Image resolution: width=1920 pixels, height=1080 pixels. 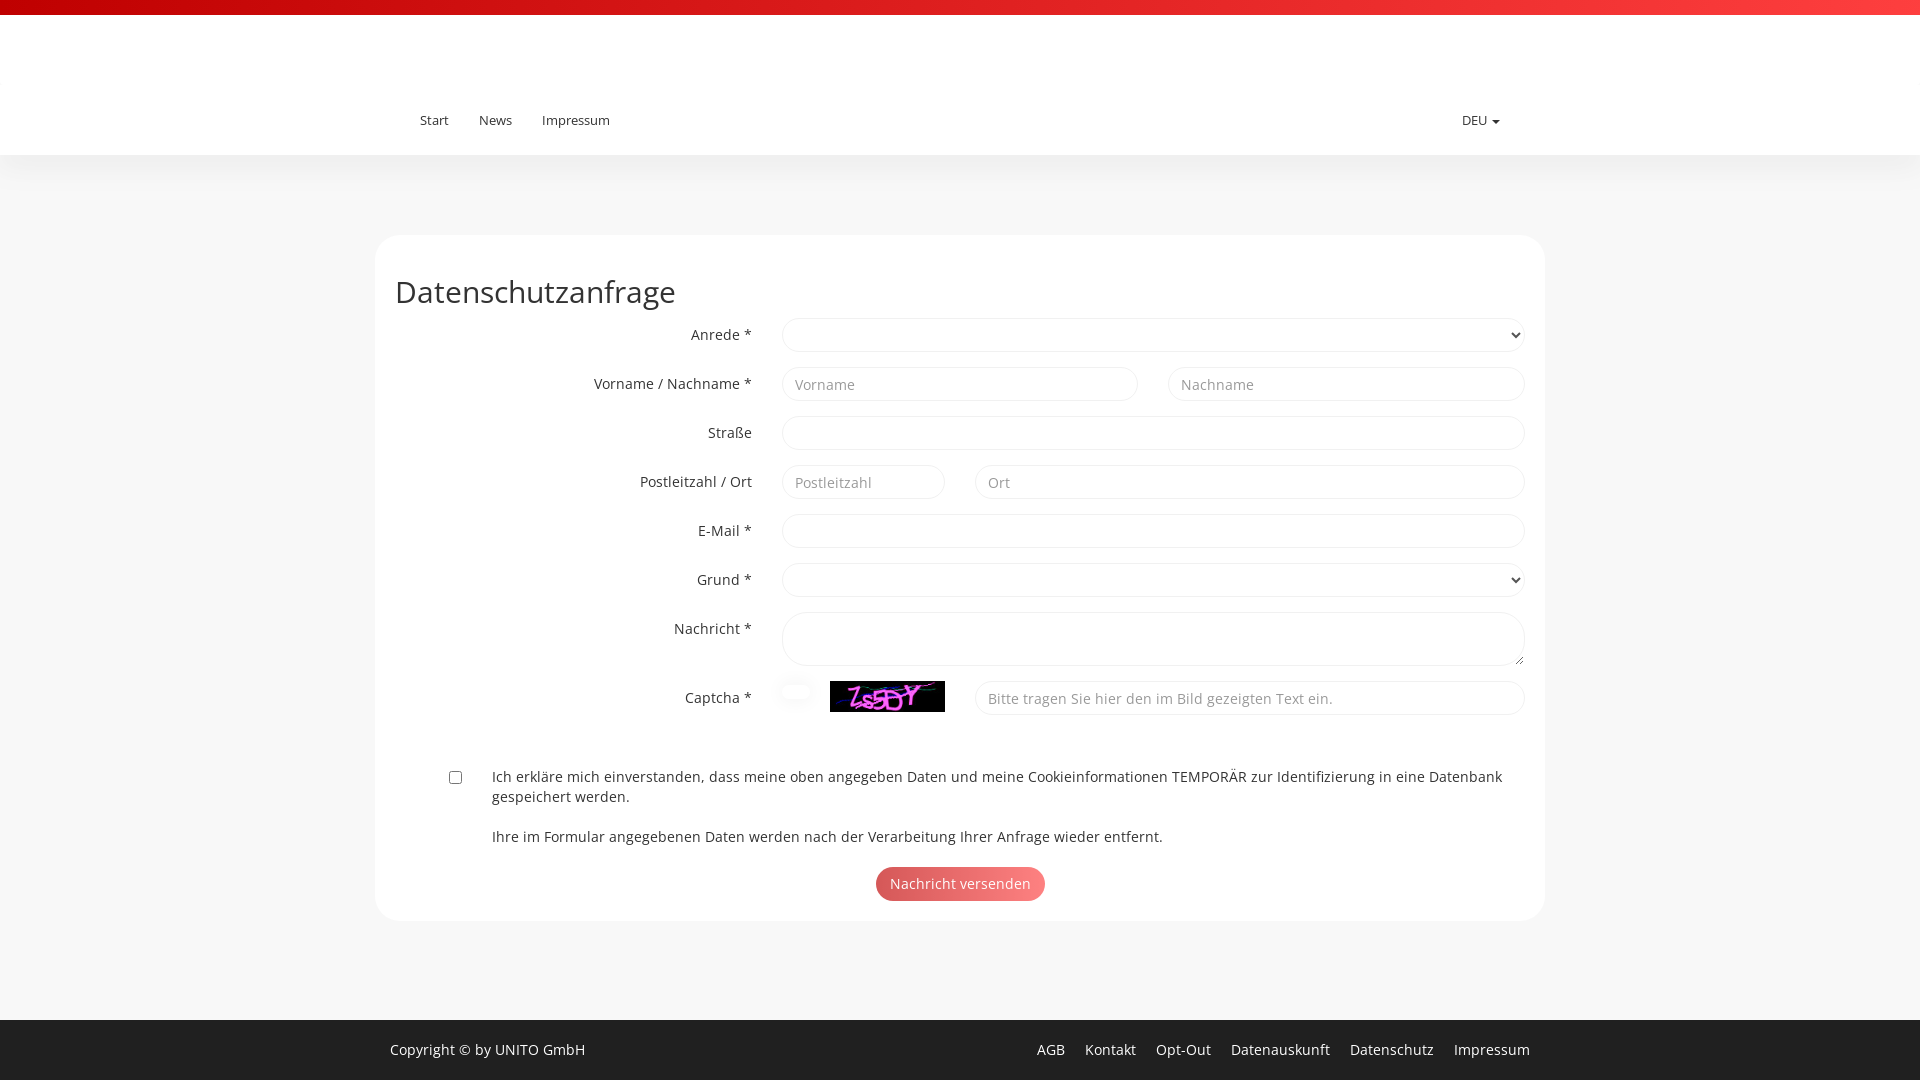 What do you see at coordinates (495, 119) in the screenshot?
I see `'News'` at bounding box center [495, 119].